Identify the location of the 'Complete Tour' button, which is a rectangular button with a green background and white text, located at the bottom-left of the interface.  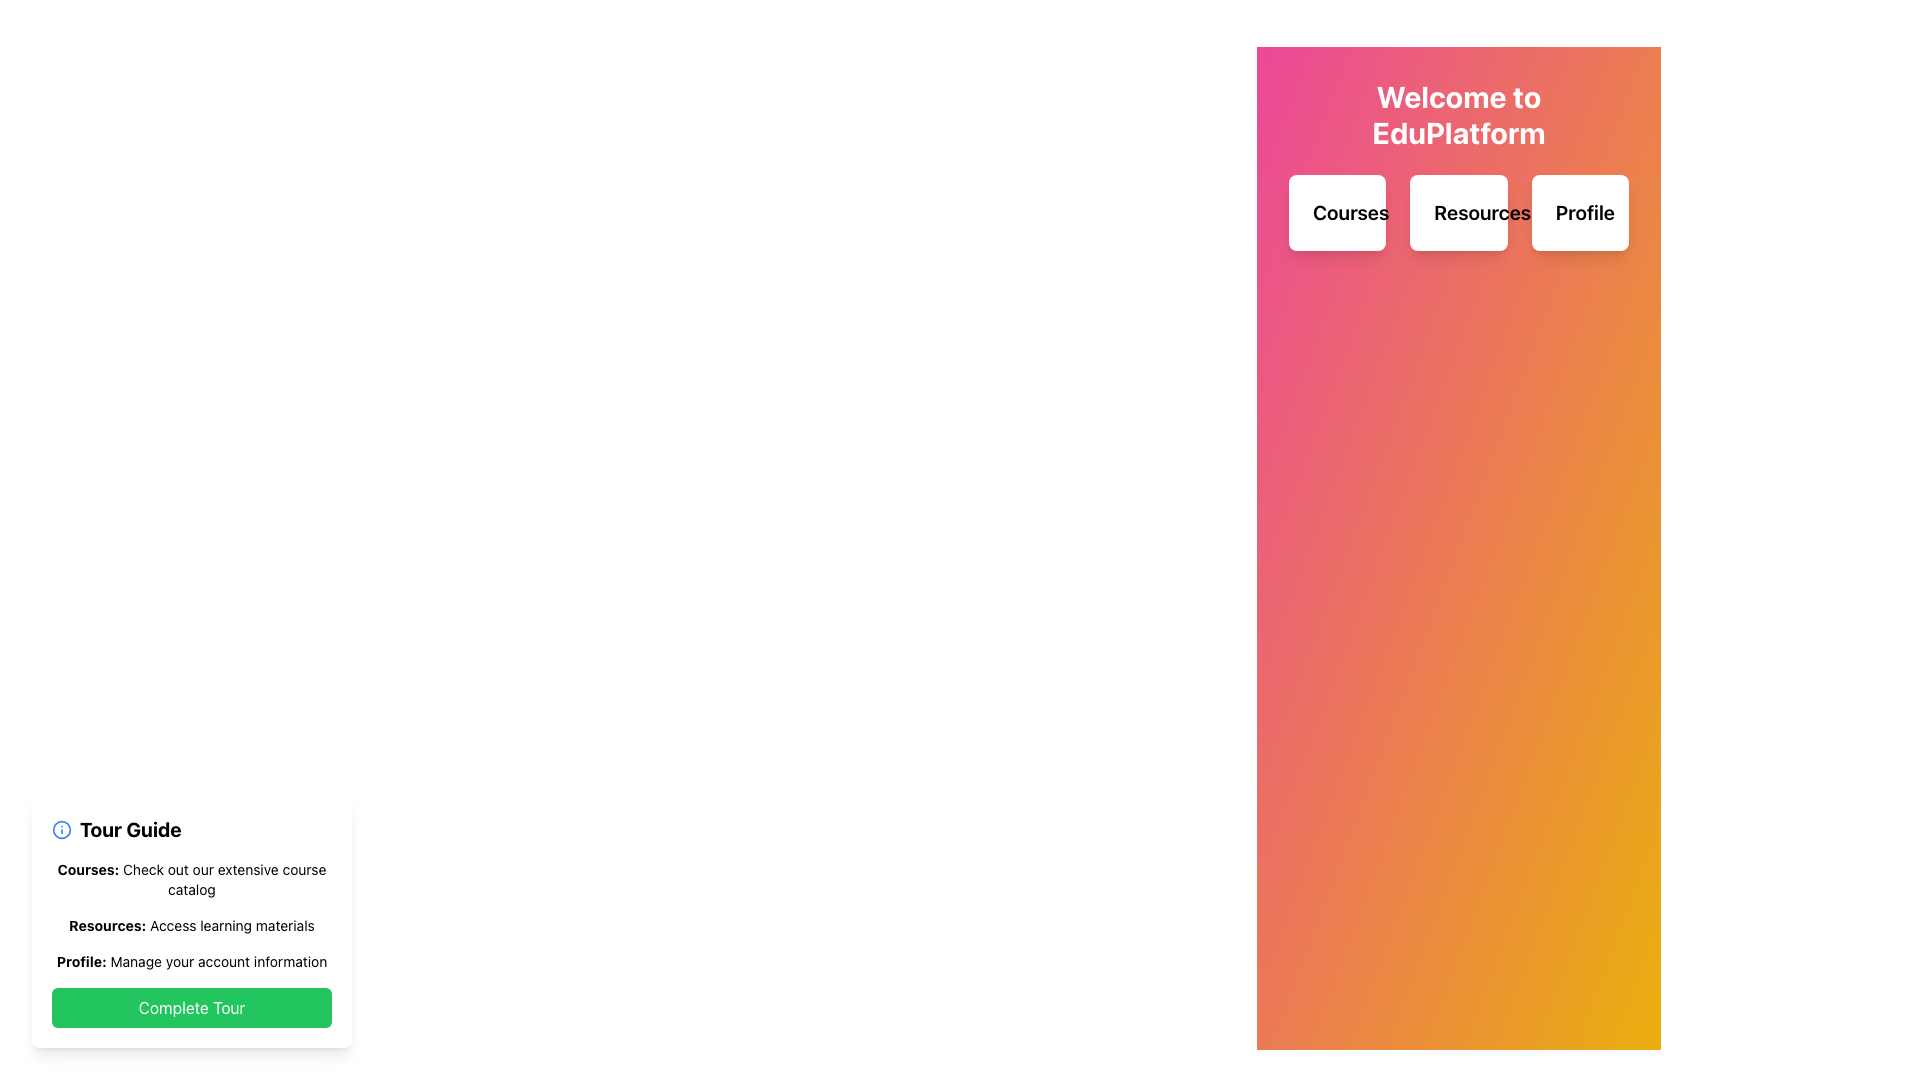
(192, 1007).